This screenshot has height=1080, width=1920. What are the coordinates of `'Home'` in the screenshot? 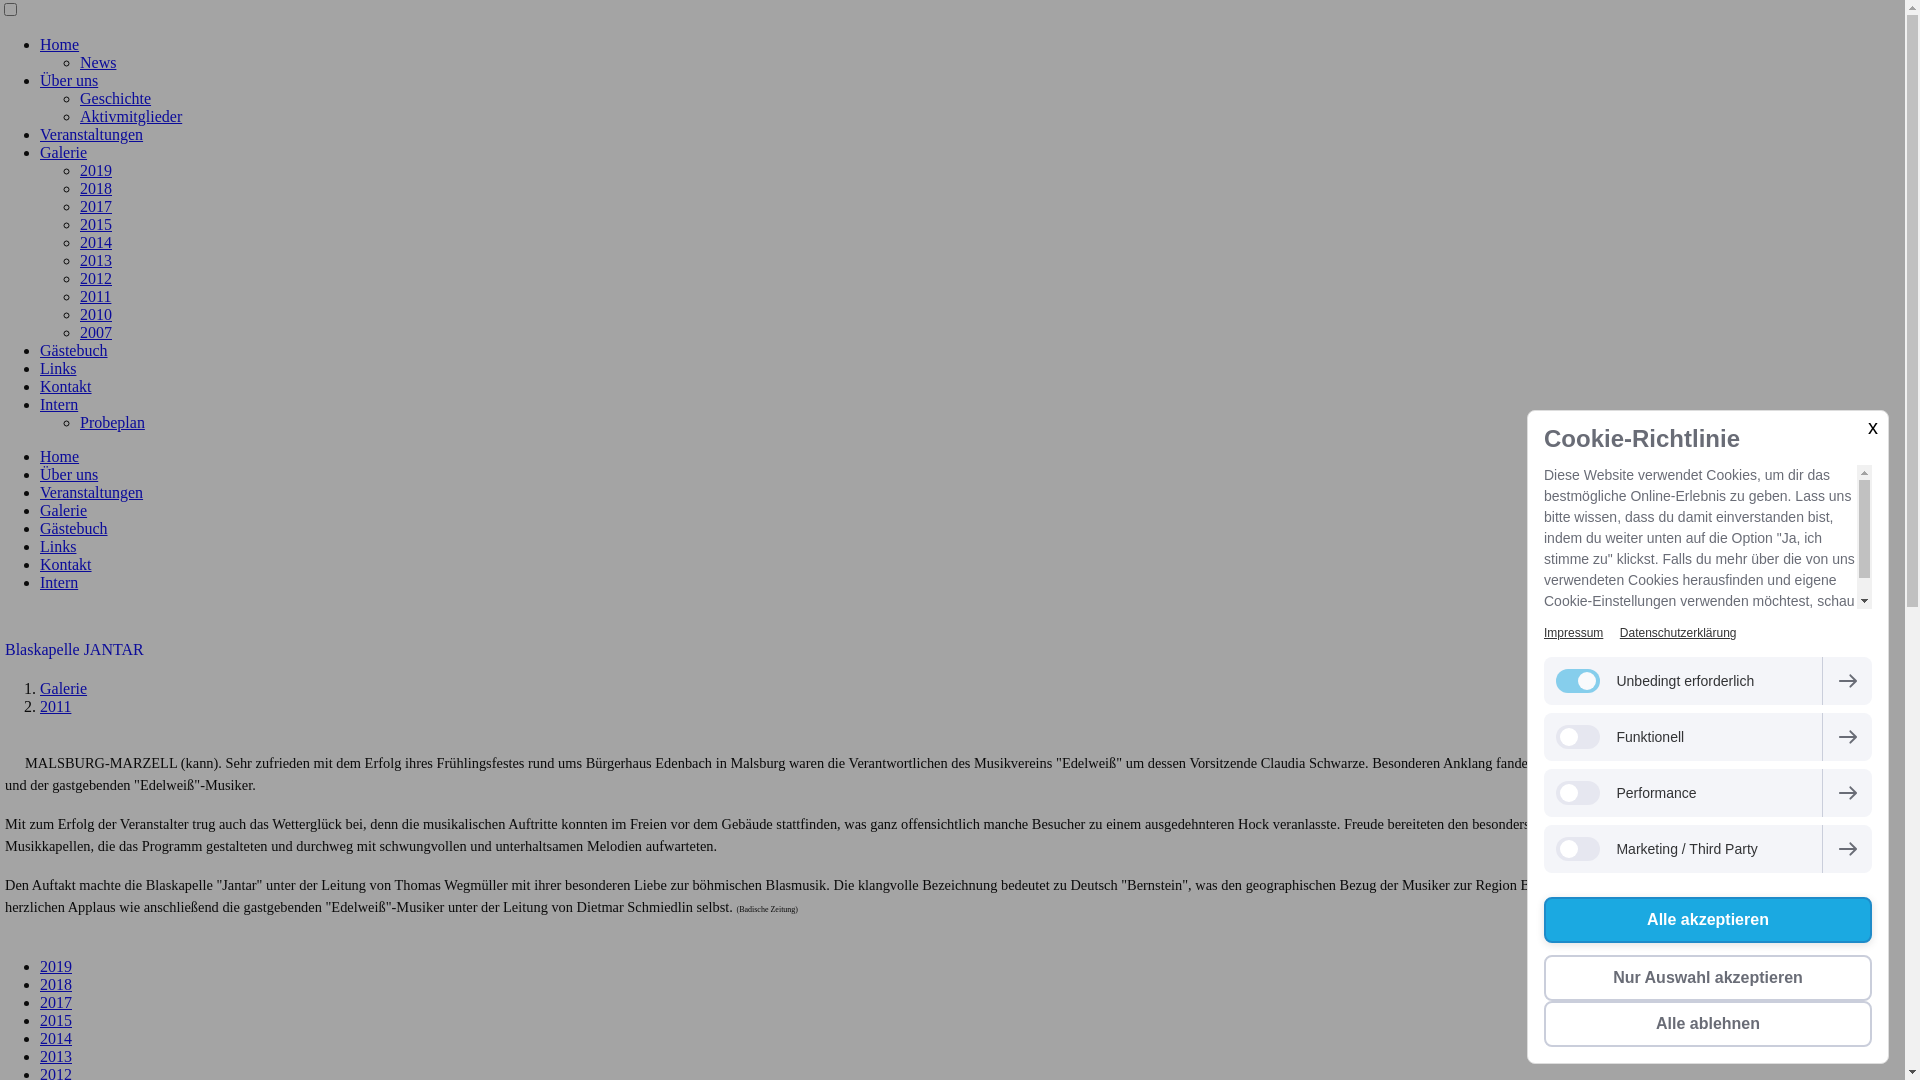 It's located at (59, 456).